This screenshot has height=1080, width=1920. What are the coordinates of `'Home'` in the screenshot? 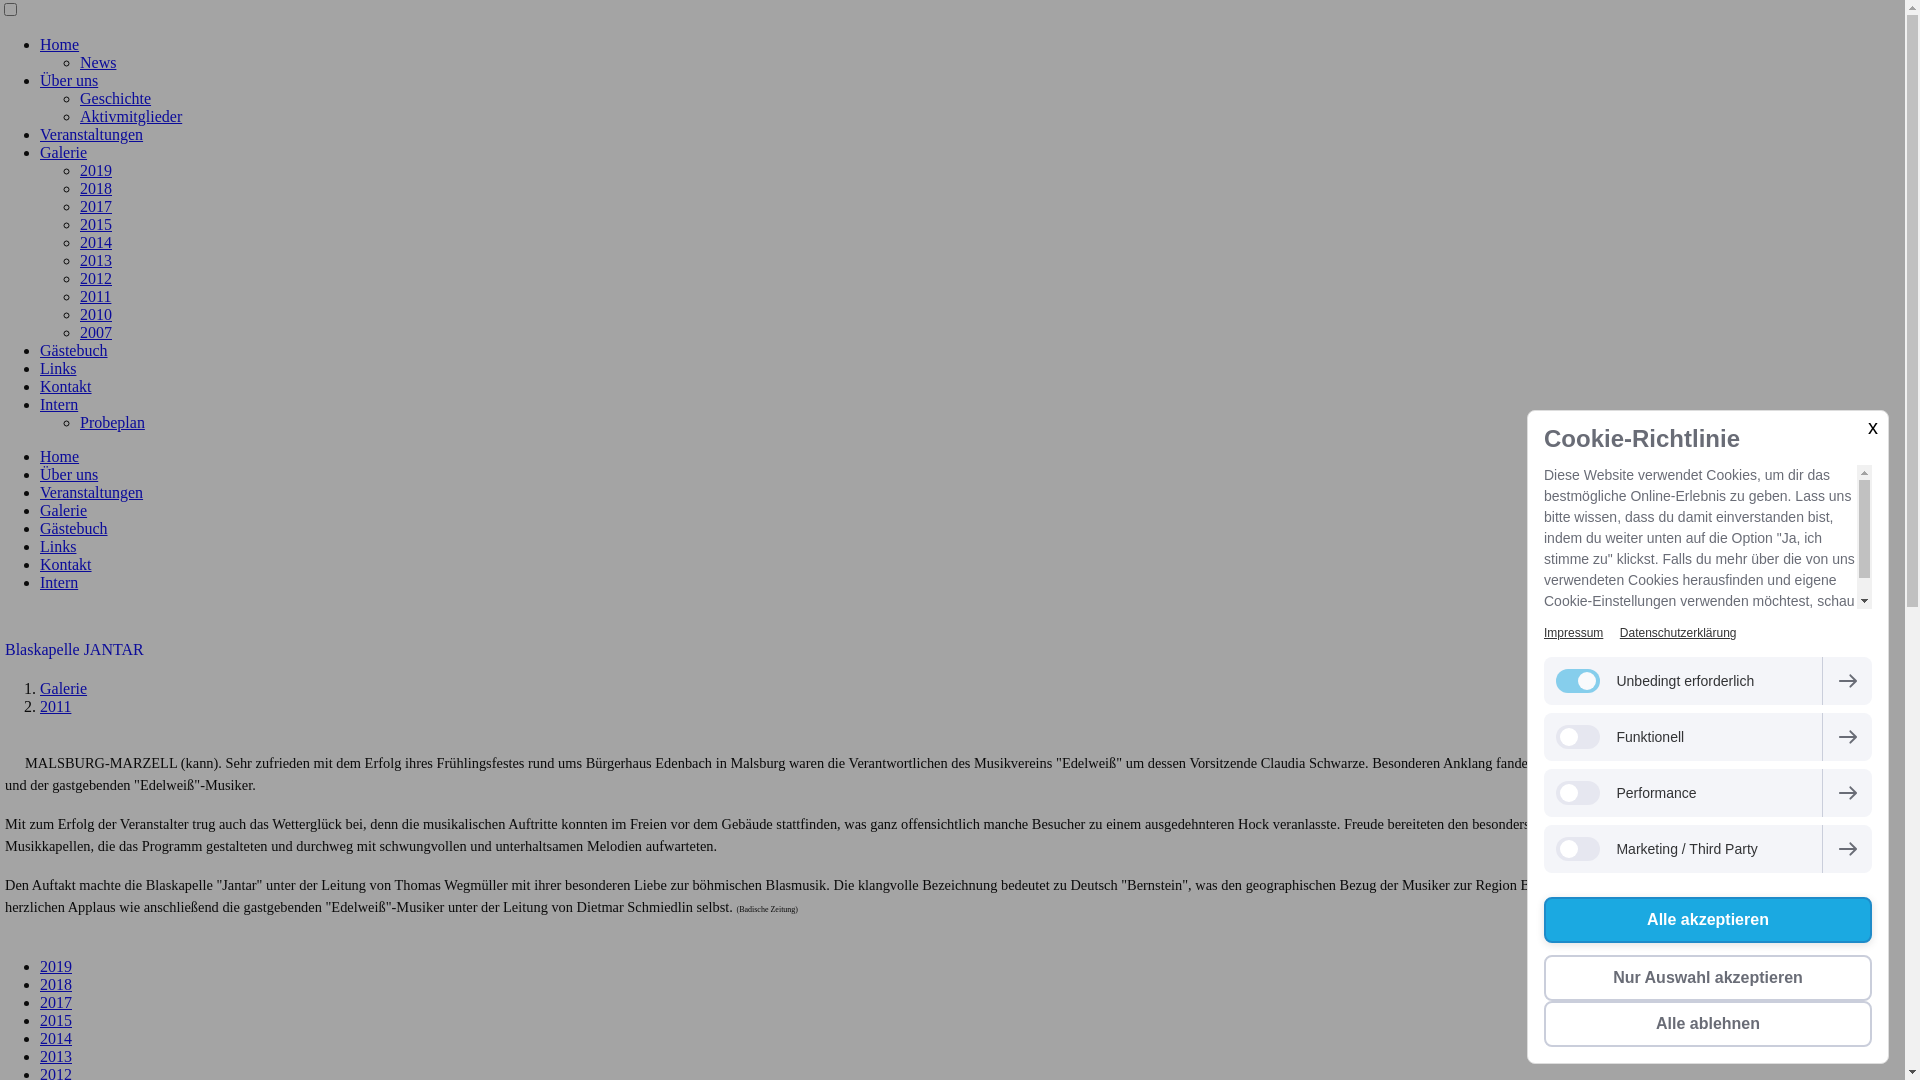 It's located at (59, 456).